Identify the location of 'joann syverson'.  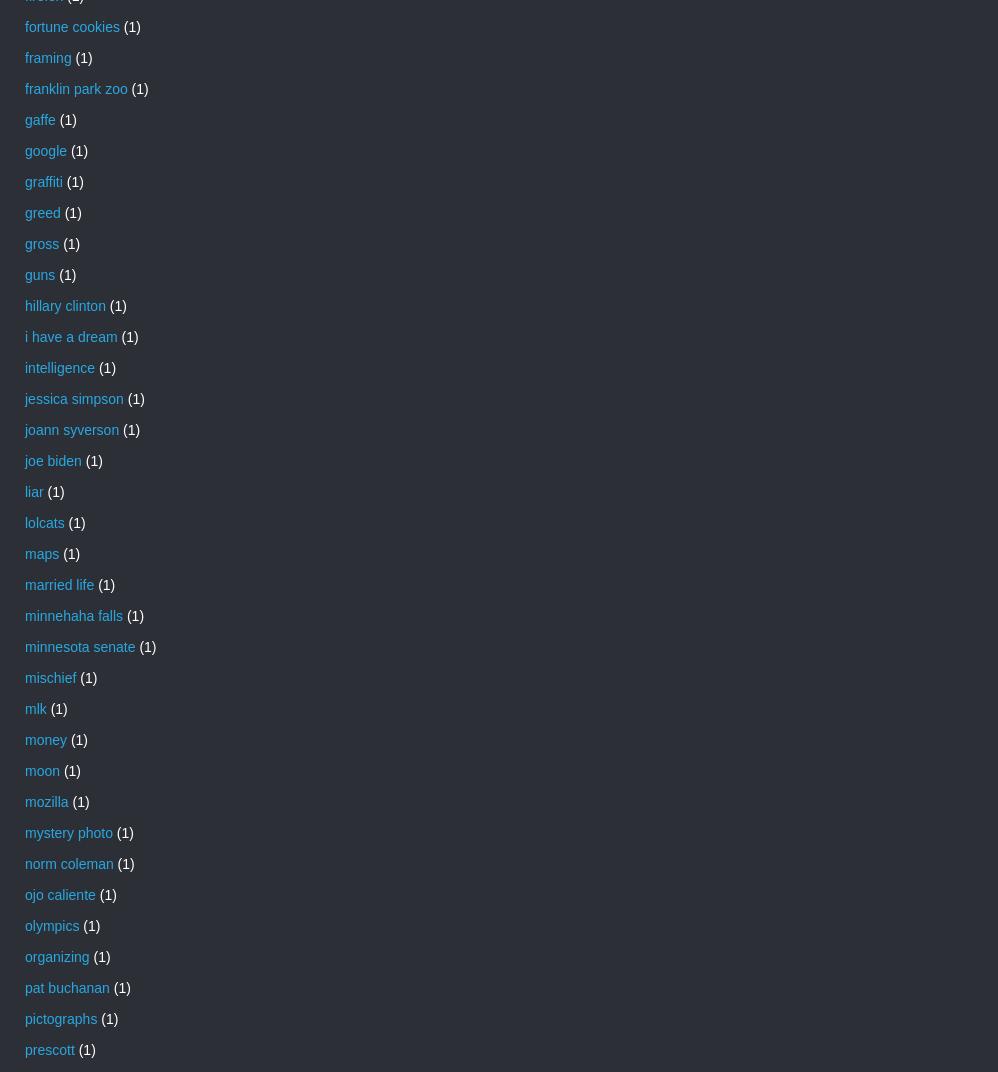
(70, 428).